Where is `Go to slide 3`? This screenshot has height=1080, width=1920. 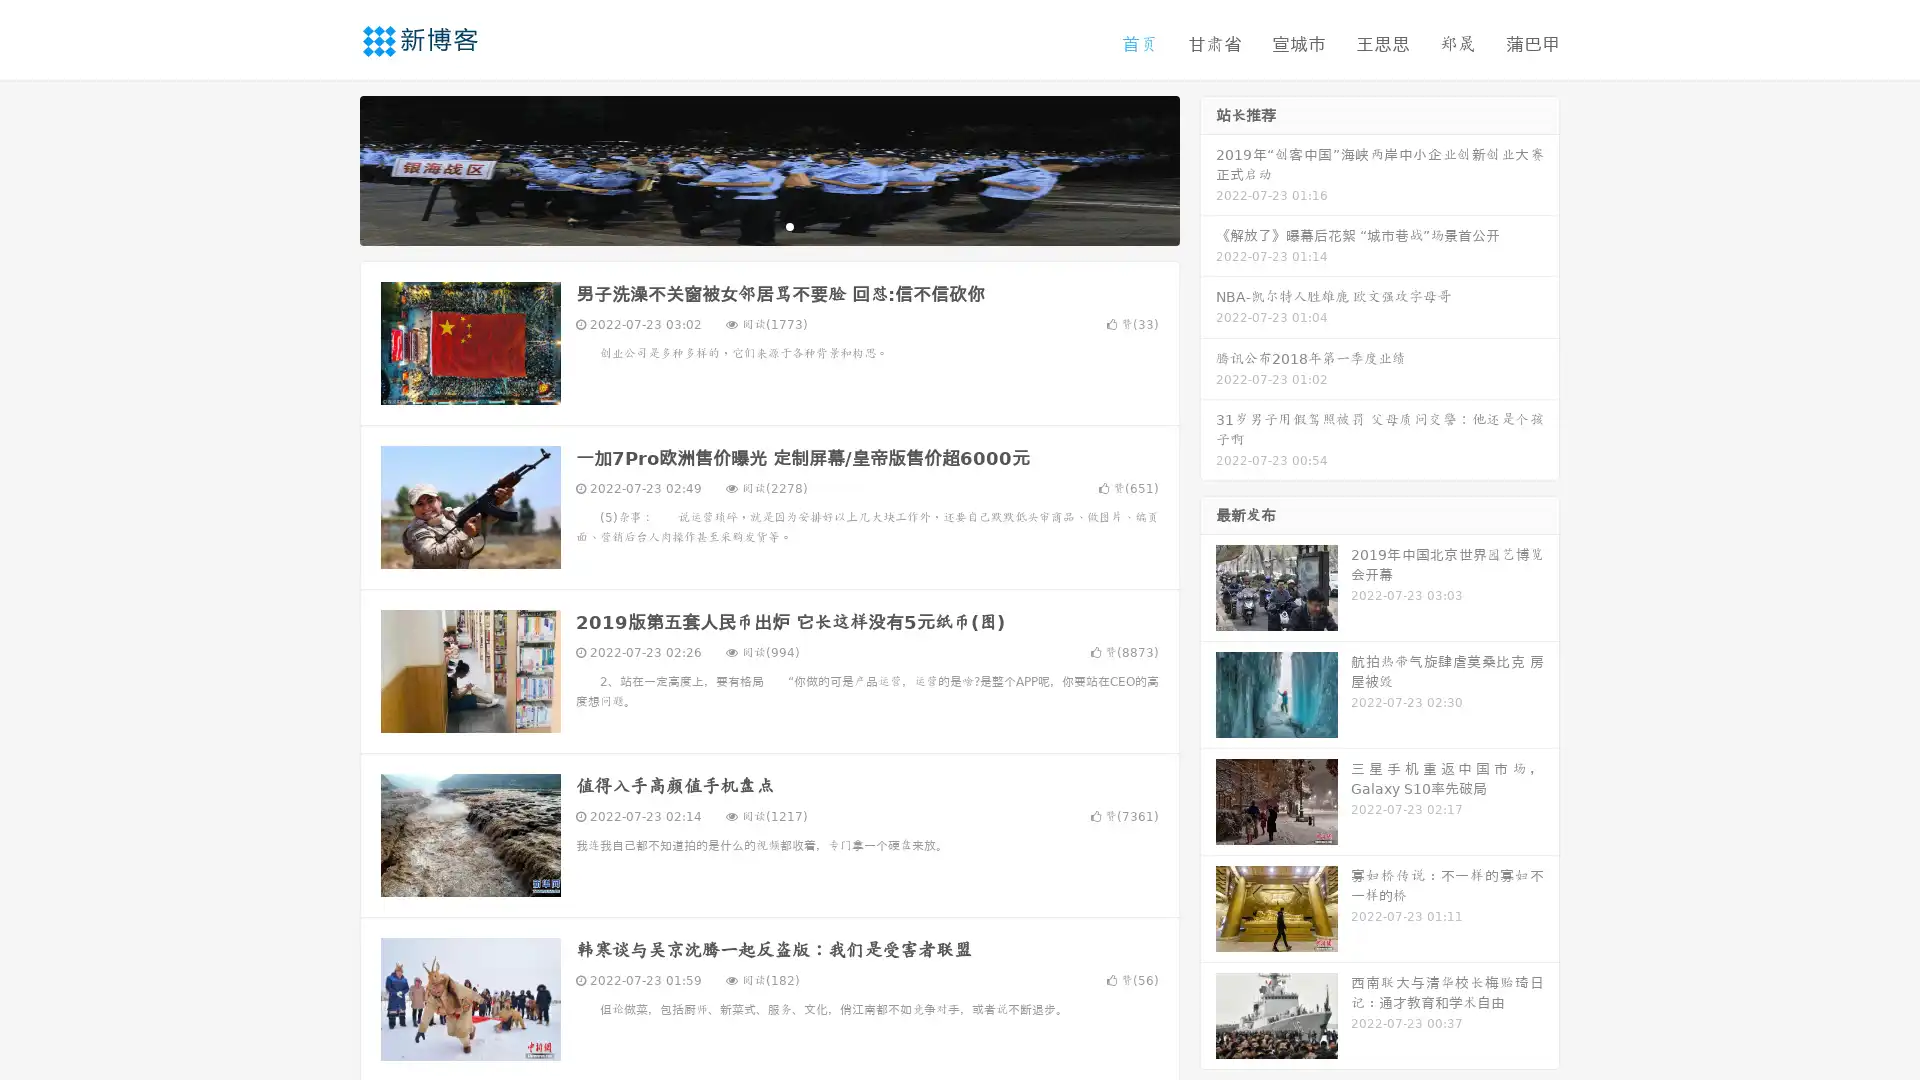 Go to slide 3 is located at coordinates (789, 225).